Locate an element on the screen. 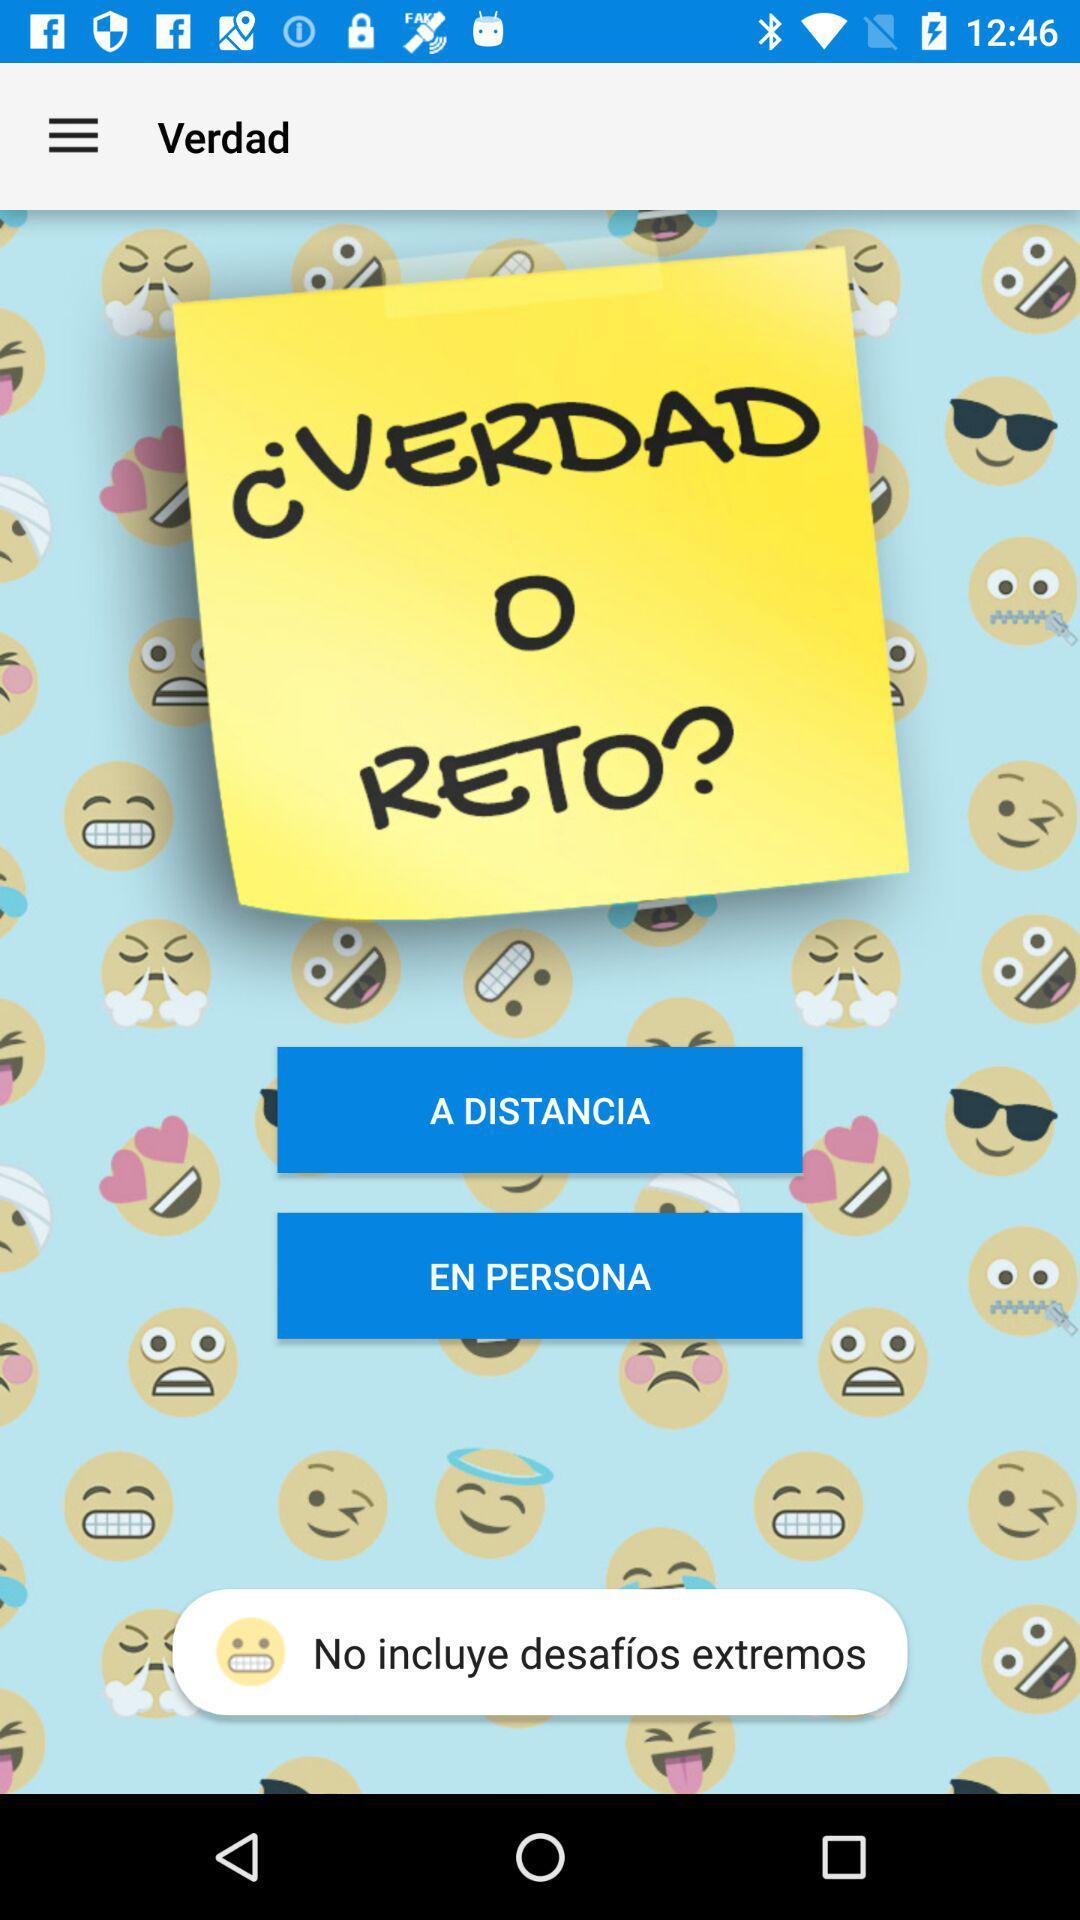 Image resolution: width=1080 pixels, height=1920 pixels. item below a distancia item is located at coordinates (540, 1274).